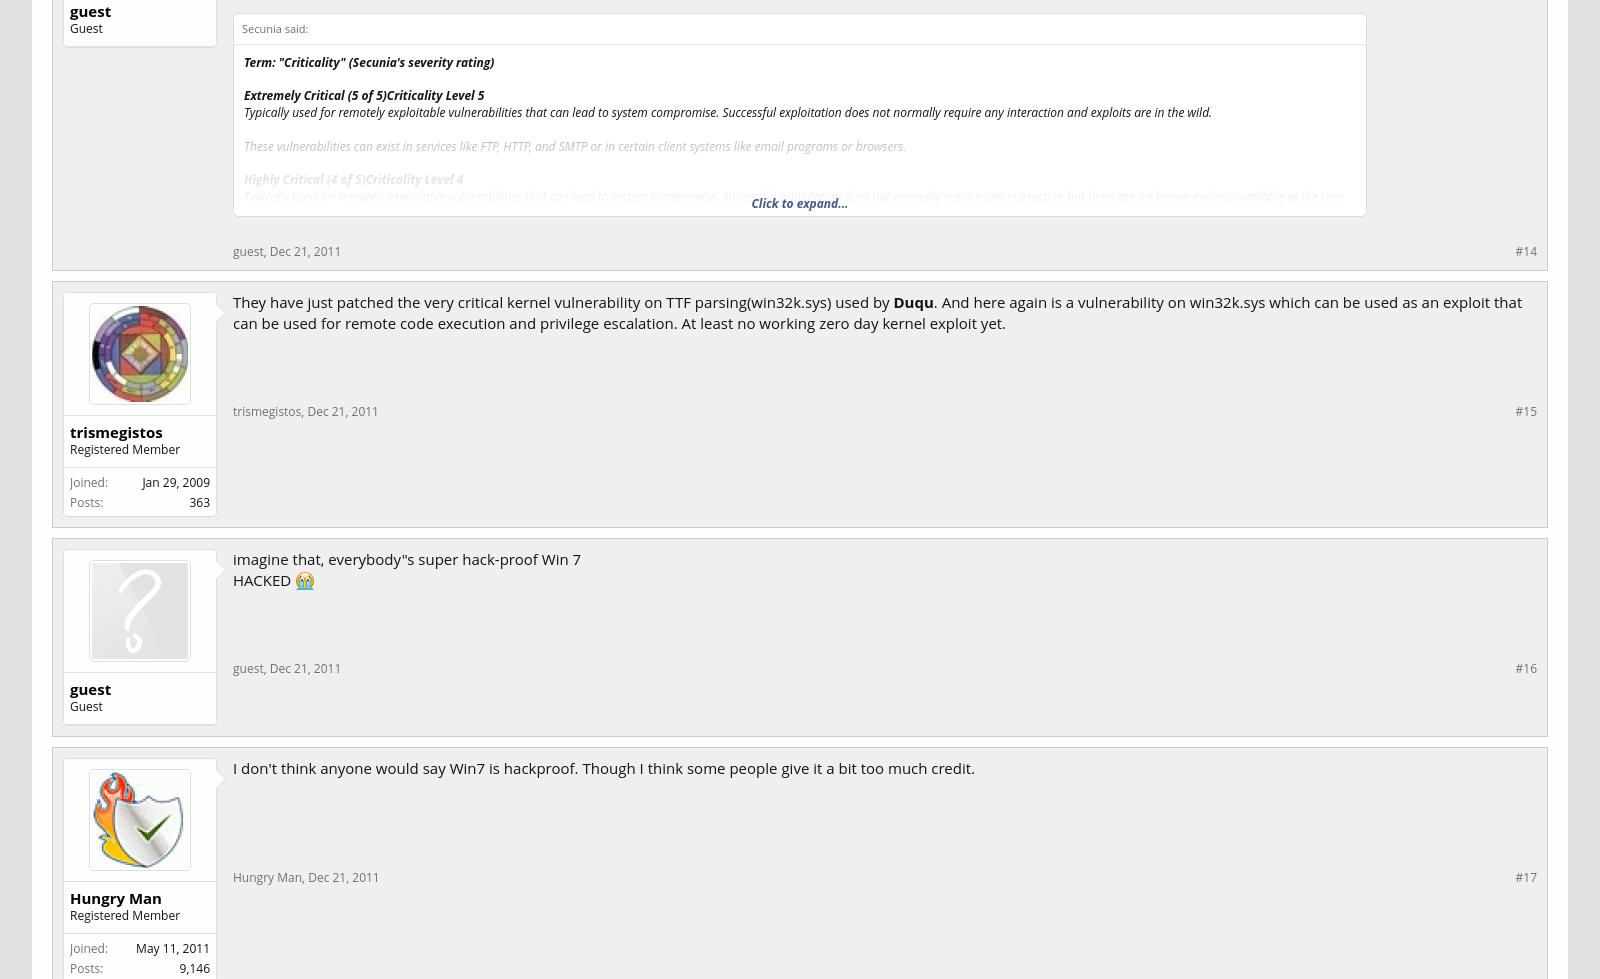 The image size is (1600, 979). What do you see at coordinates (175, 481) in the screenshot?
I see `'Jan 29, 2009'` at bounding box center [175, 481].